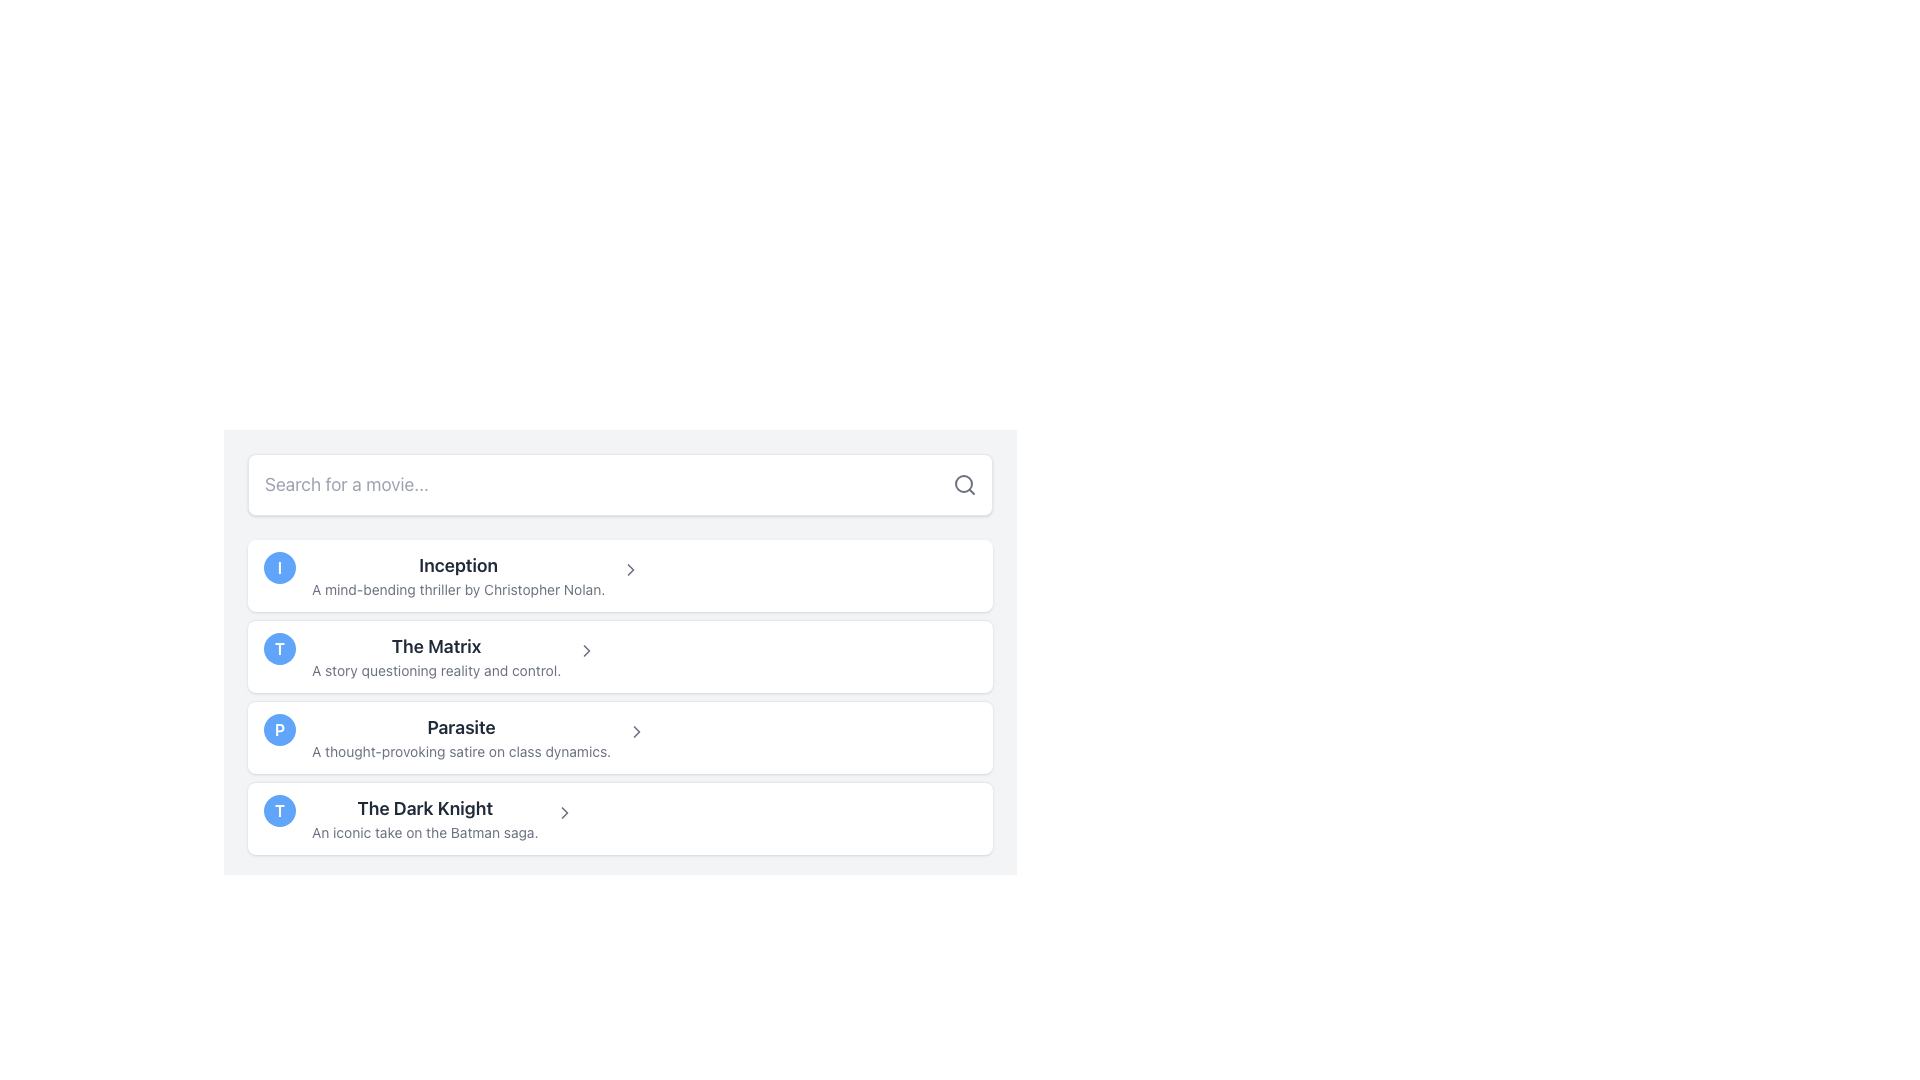 Image resolution: width=1920 pixels, height=1080 pixels. What do you see at coordinates (460, 728) in the screenshot?
I see `on the title text label for the movie 'Parasite' located in the third item block of the list` at bounding box center [460, 728].